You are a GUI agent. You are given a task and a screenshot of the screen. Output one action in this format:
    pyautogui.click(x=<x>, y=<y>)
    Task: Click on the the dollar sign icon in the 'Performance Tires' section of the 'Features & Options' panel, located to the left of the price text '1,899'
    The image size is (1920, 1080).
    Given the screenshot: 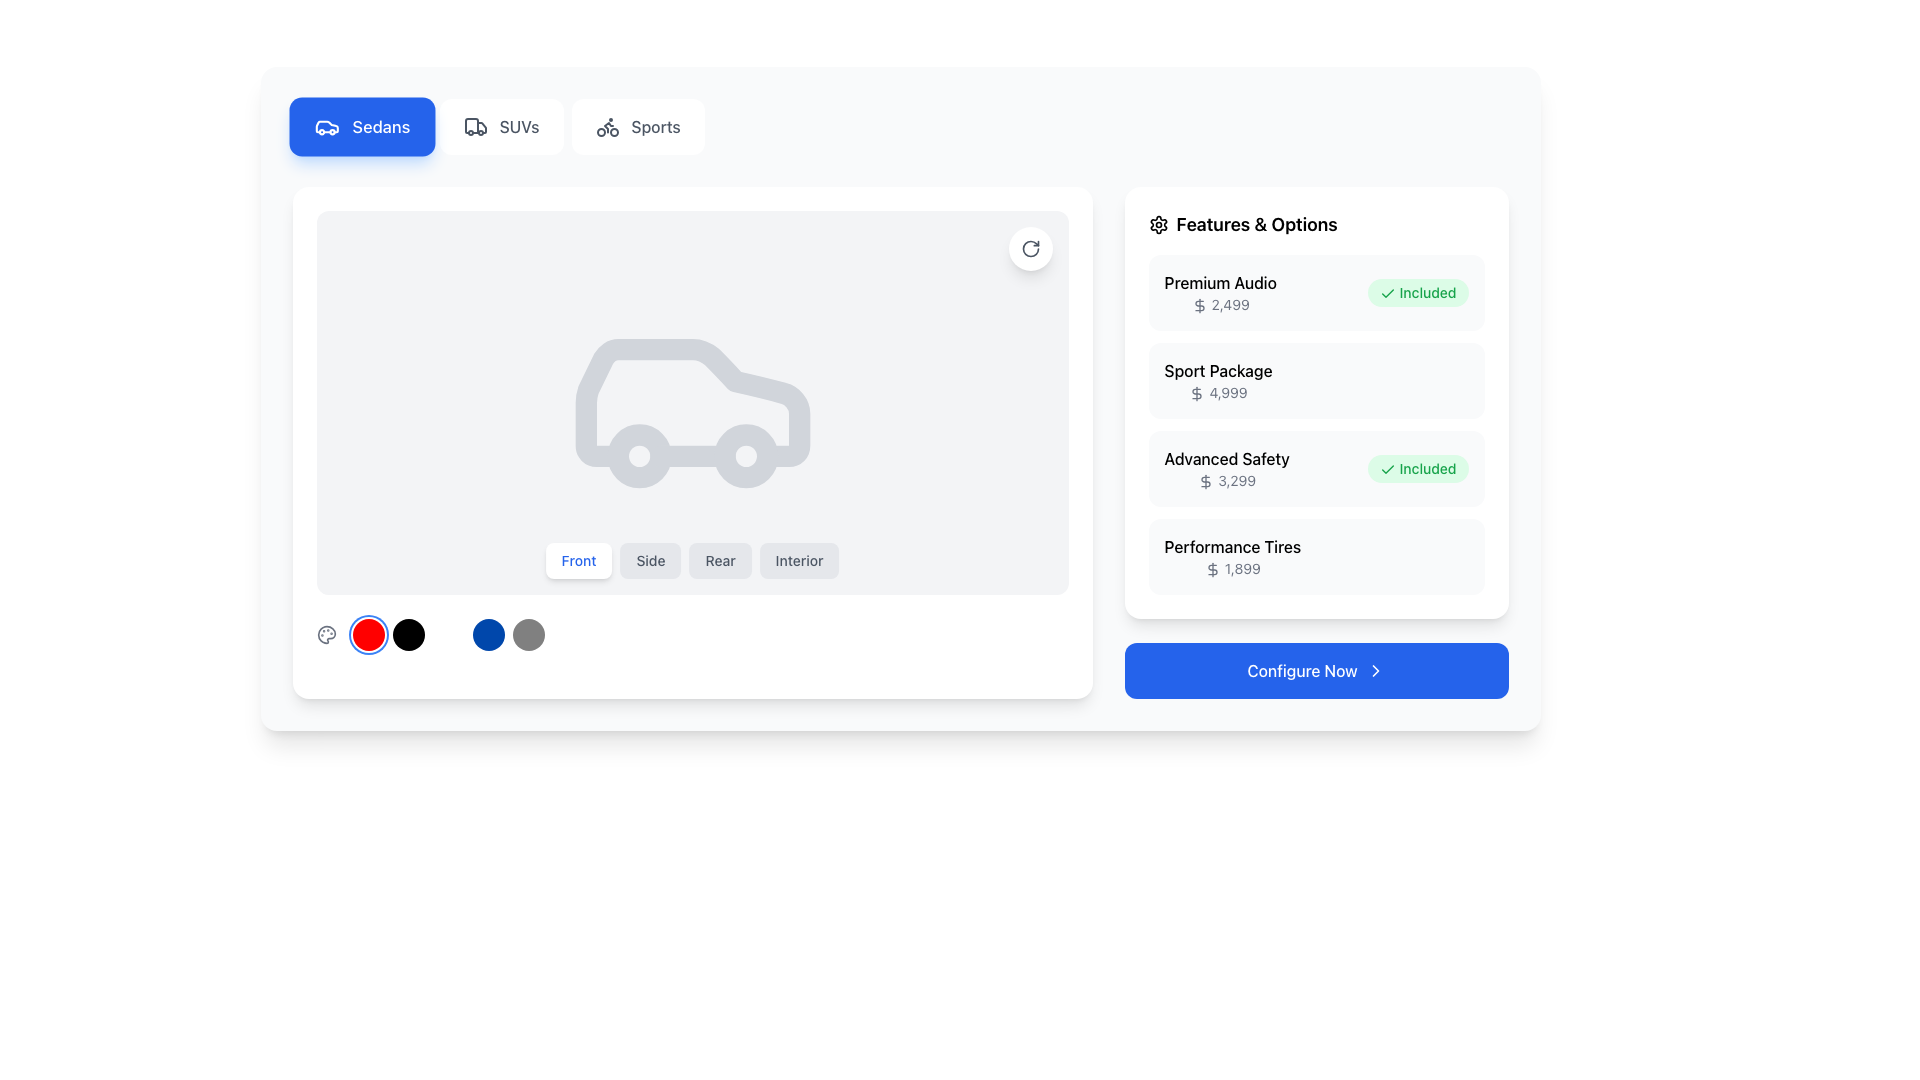 What is the action you would take?
    pyautogui.click(x=1211, y=570)
    